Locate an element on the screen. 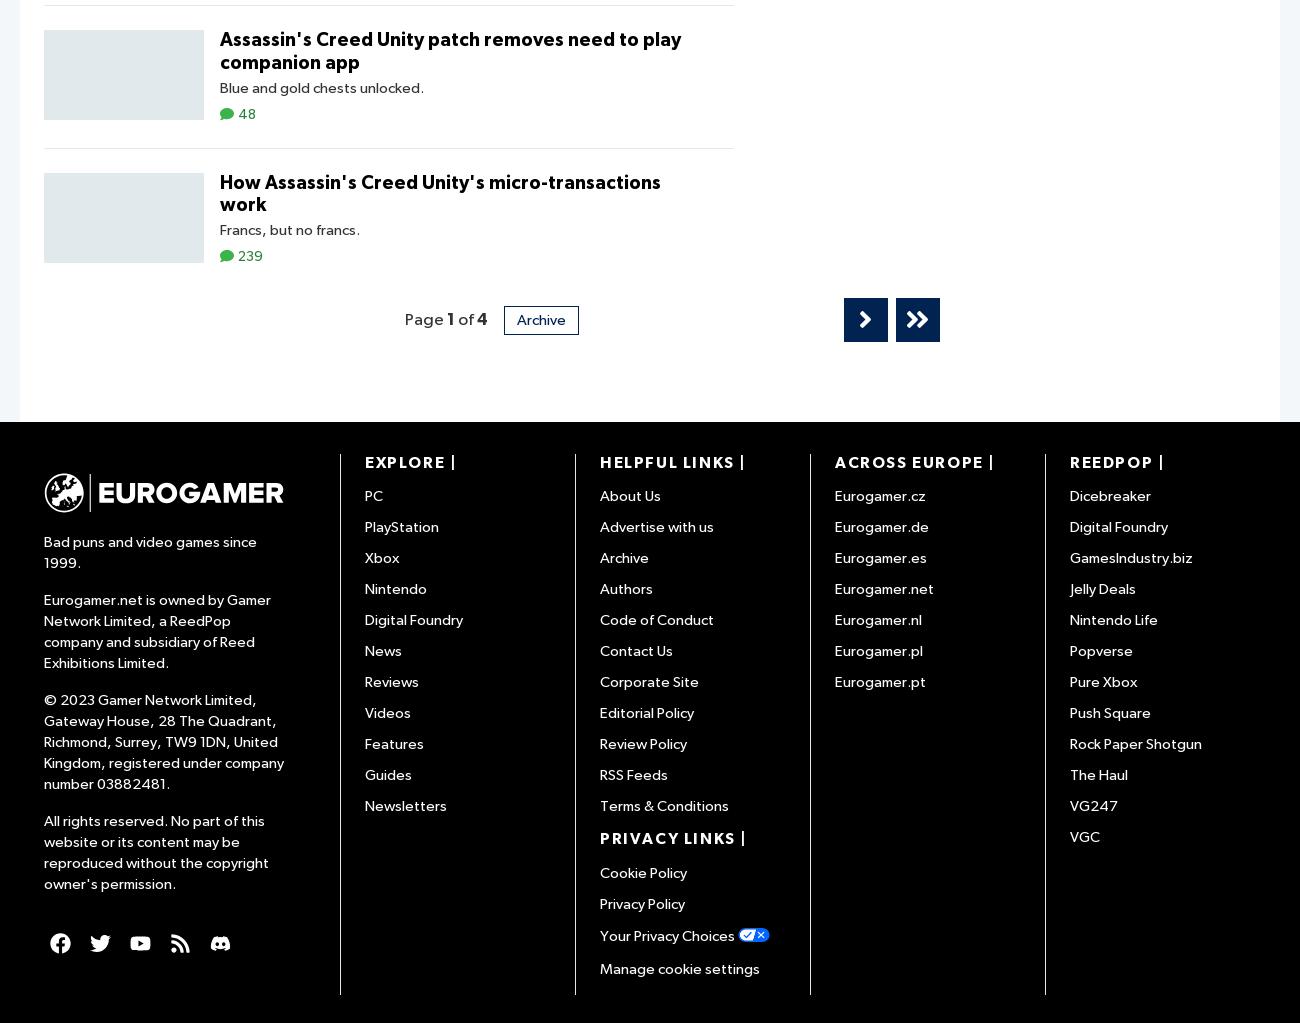 The width and height of the screenshot is (1300, 1023). 'Xbox' is located at coordinates (381, 558).